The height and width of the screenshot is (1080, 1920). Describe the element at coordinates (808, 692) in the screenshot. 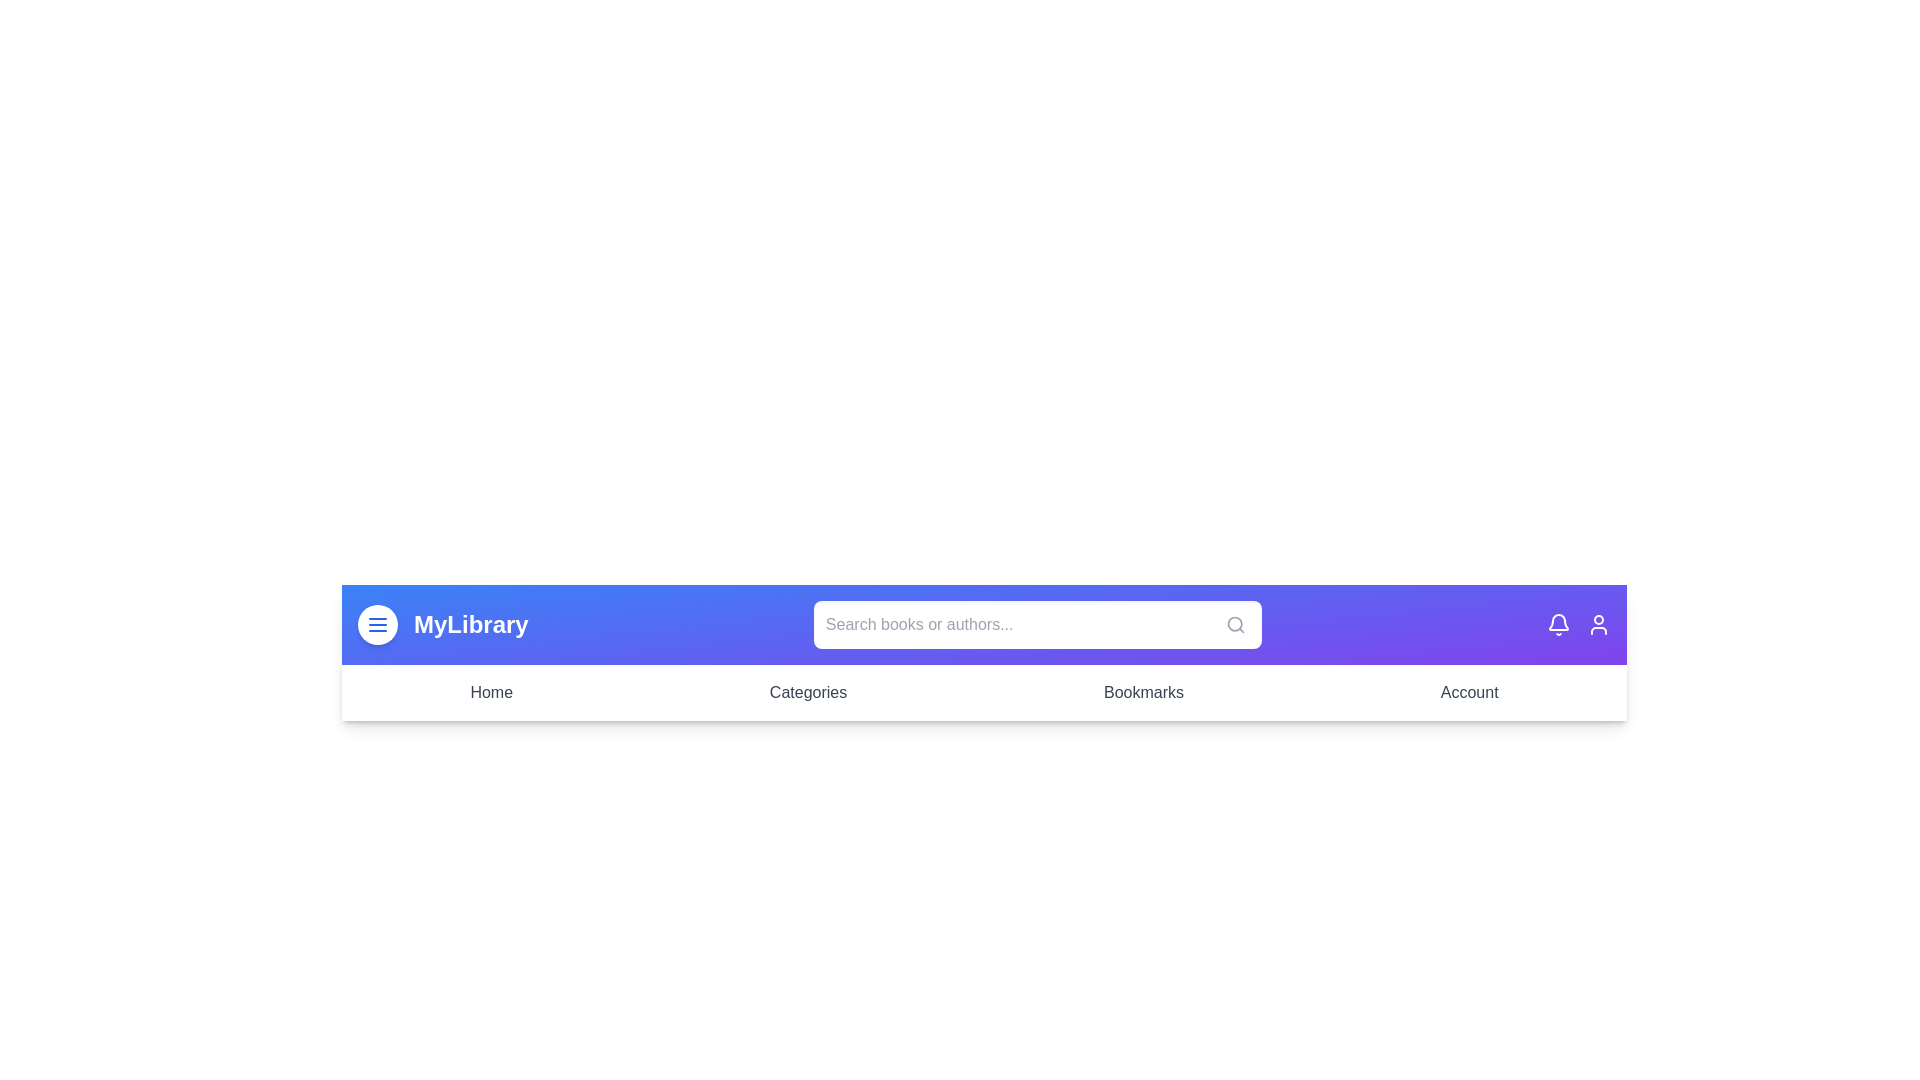

I see `the Categories menu item in the navigation bar` at that location.